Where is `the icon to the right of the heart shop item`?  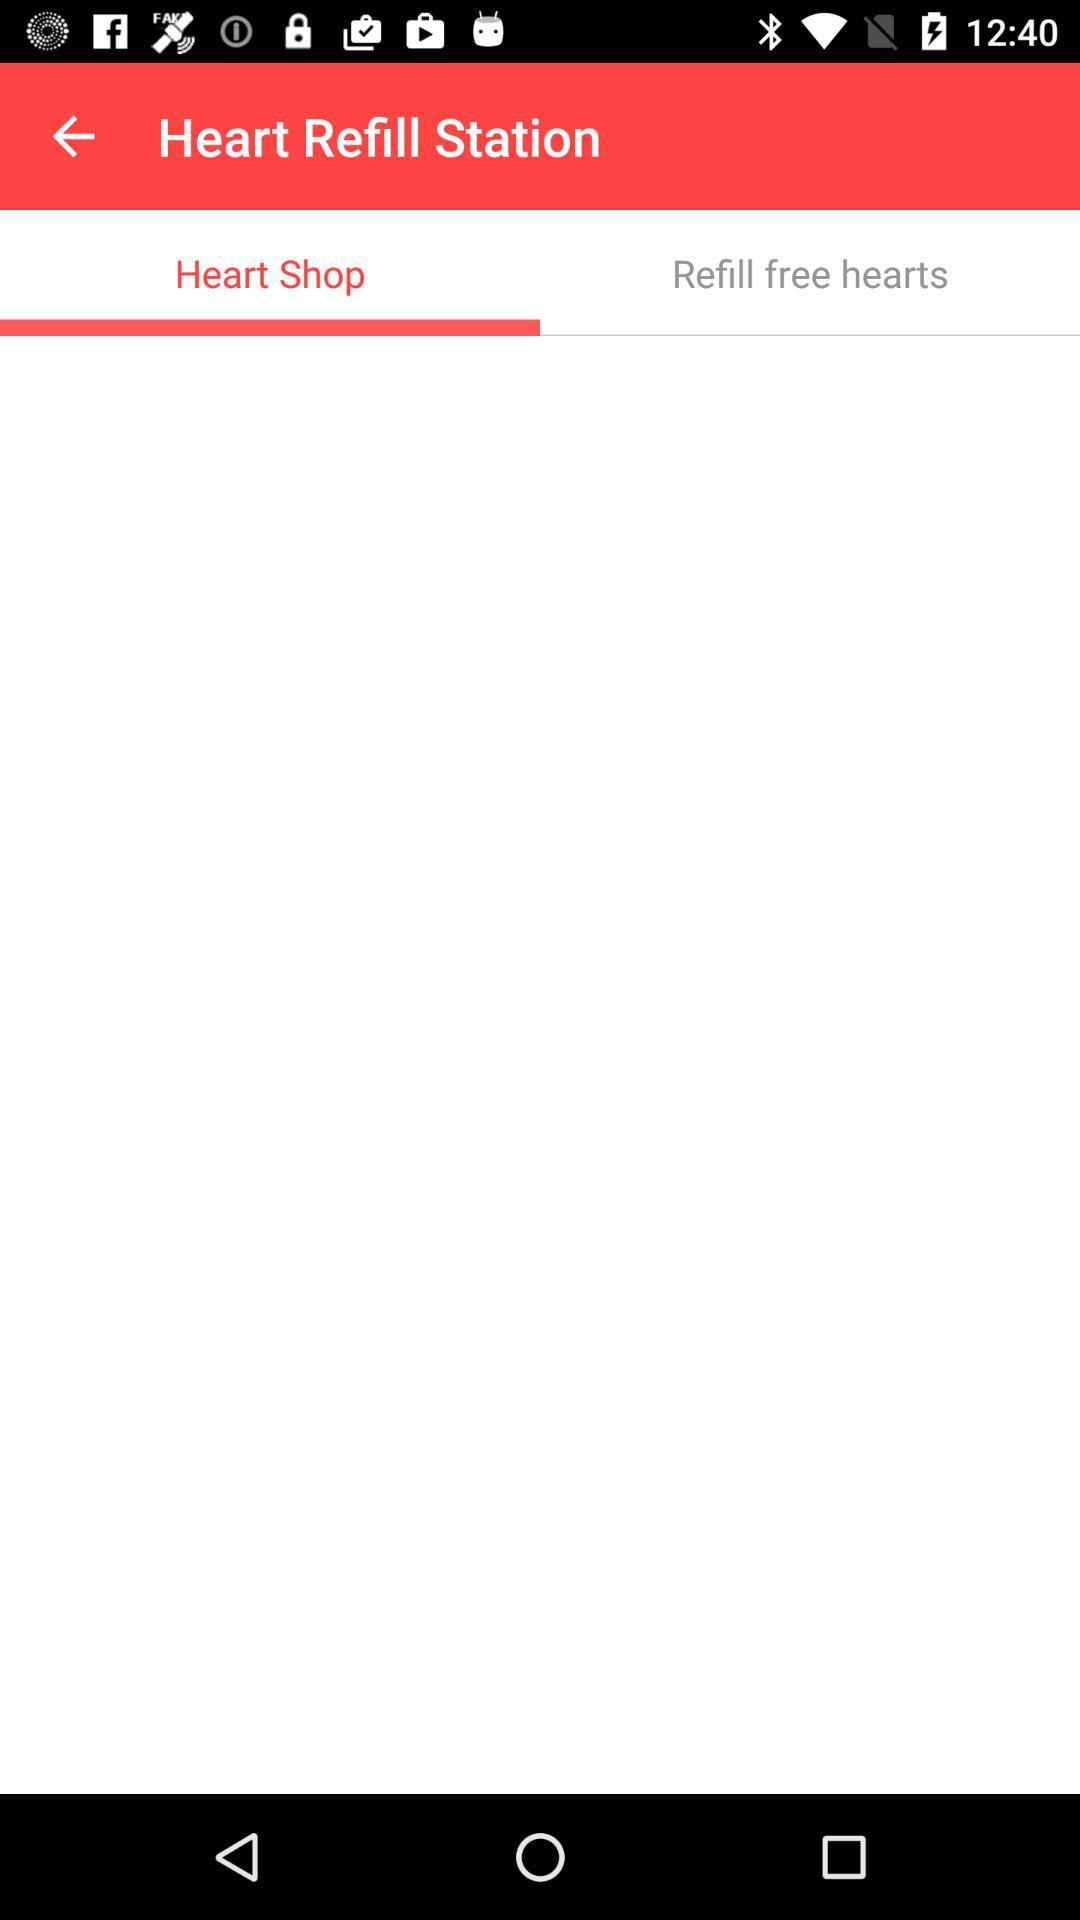 the icon to the right of the heart shop item is located at coordinates (810, 272).